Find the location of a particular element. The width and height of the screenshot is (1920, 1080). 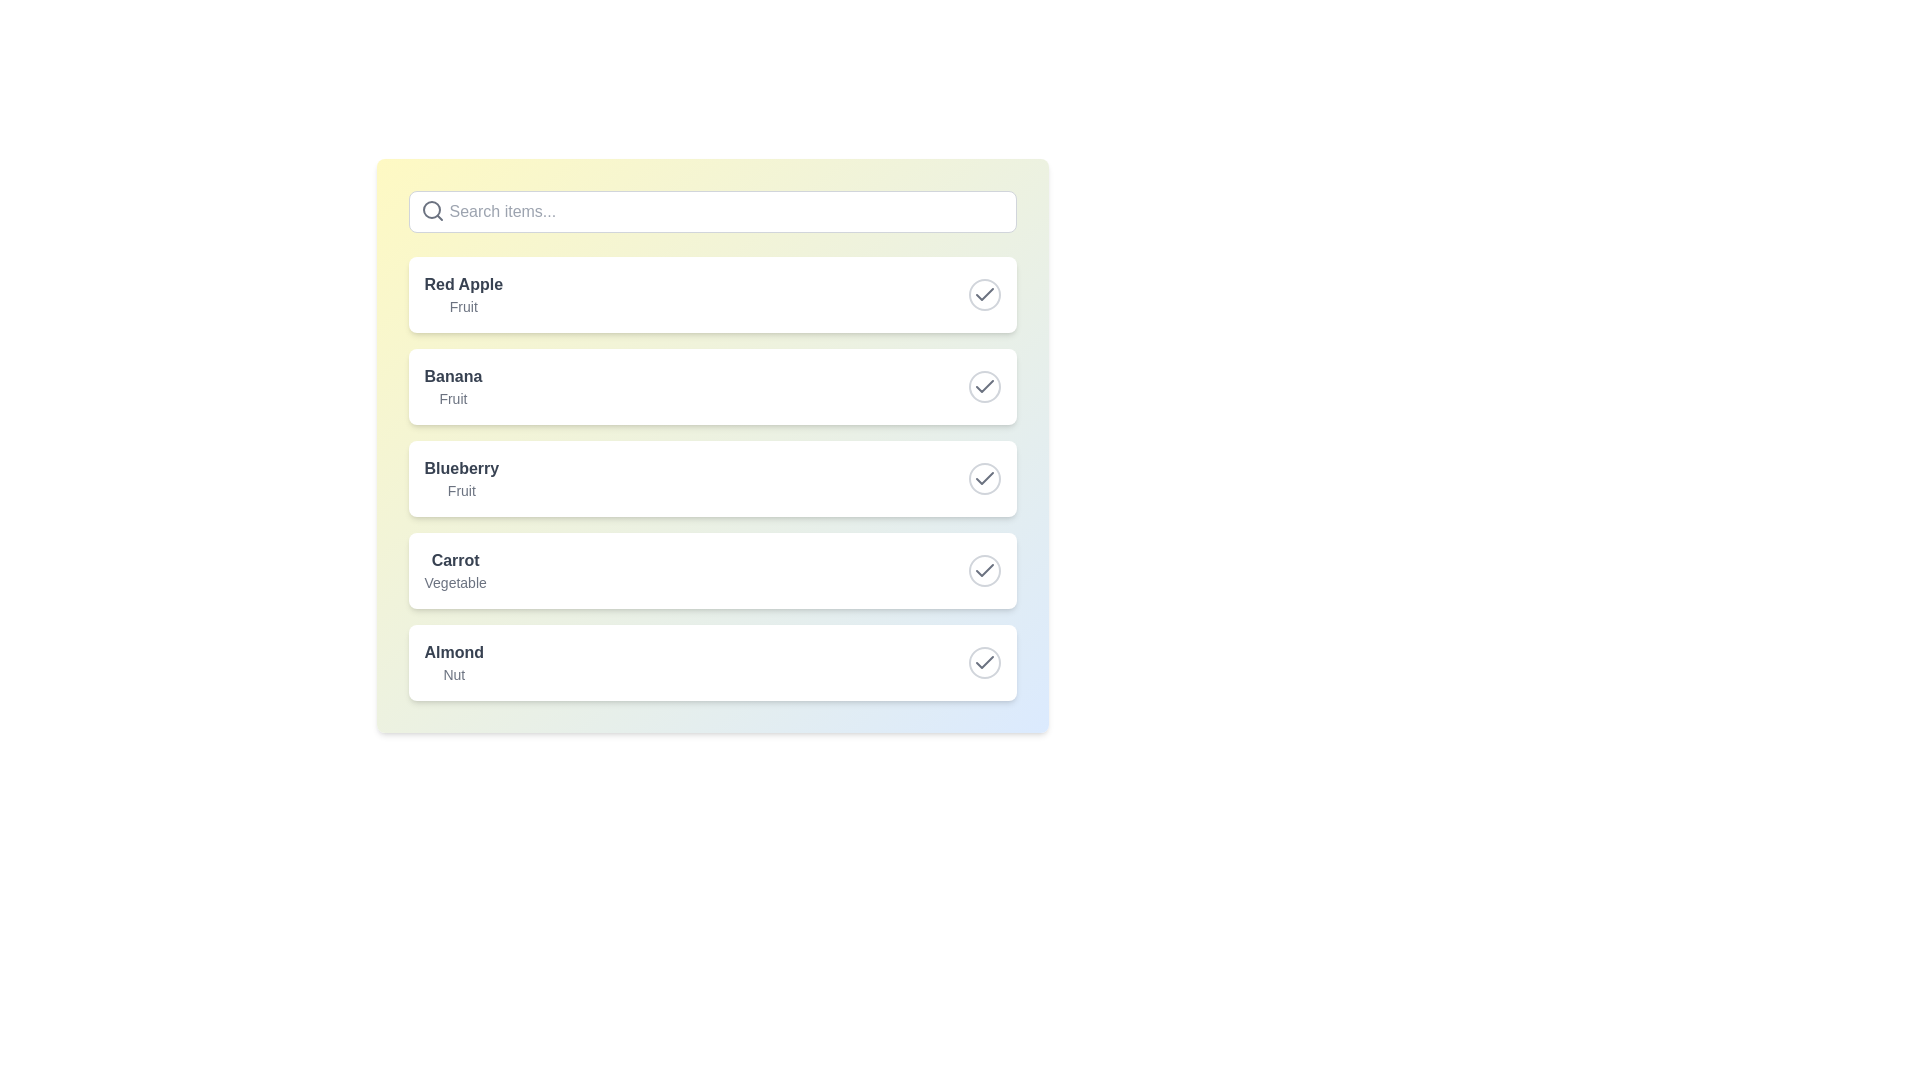

the checkmark icon indicating the selected state for the 'Banana' list item to provide visual feedback is located at coordinates (984, 386).